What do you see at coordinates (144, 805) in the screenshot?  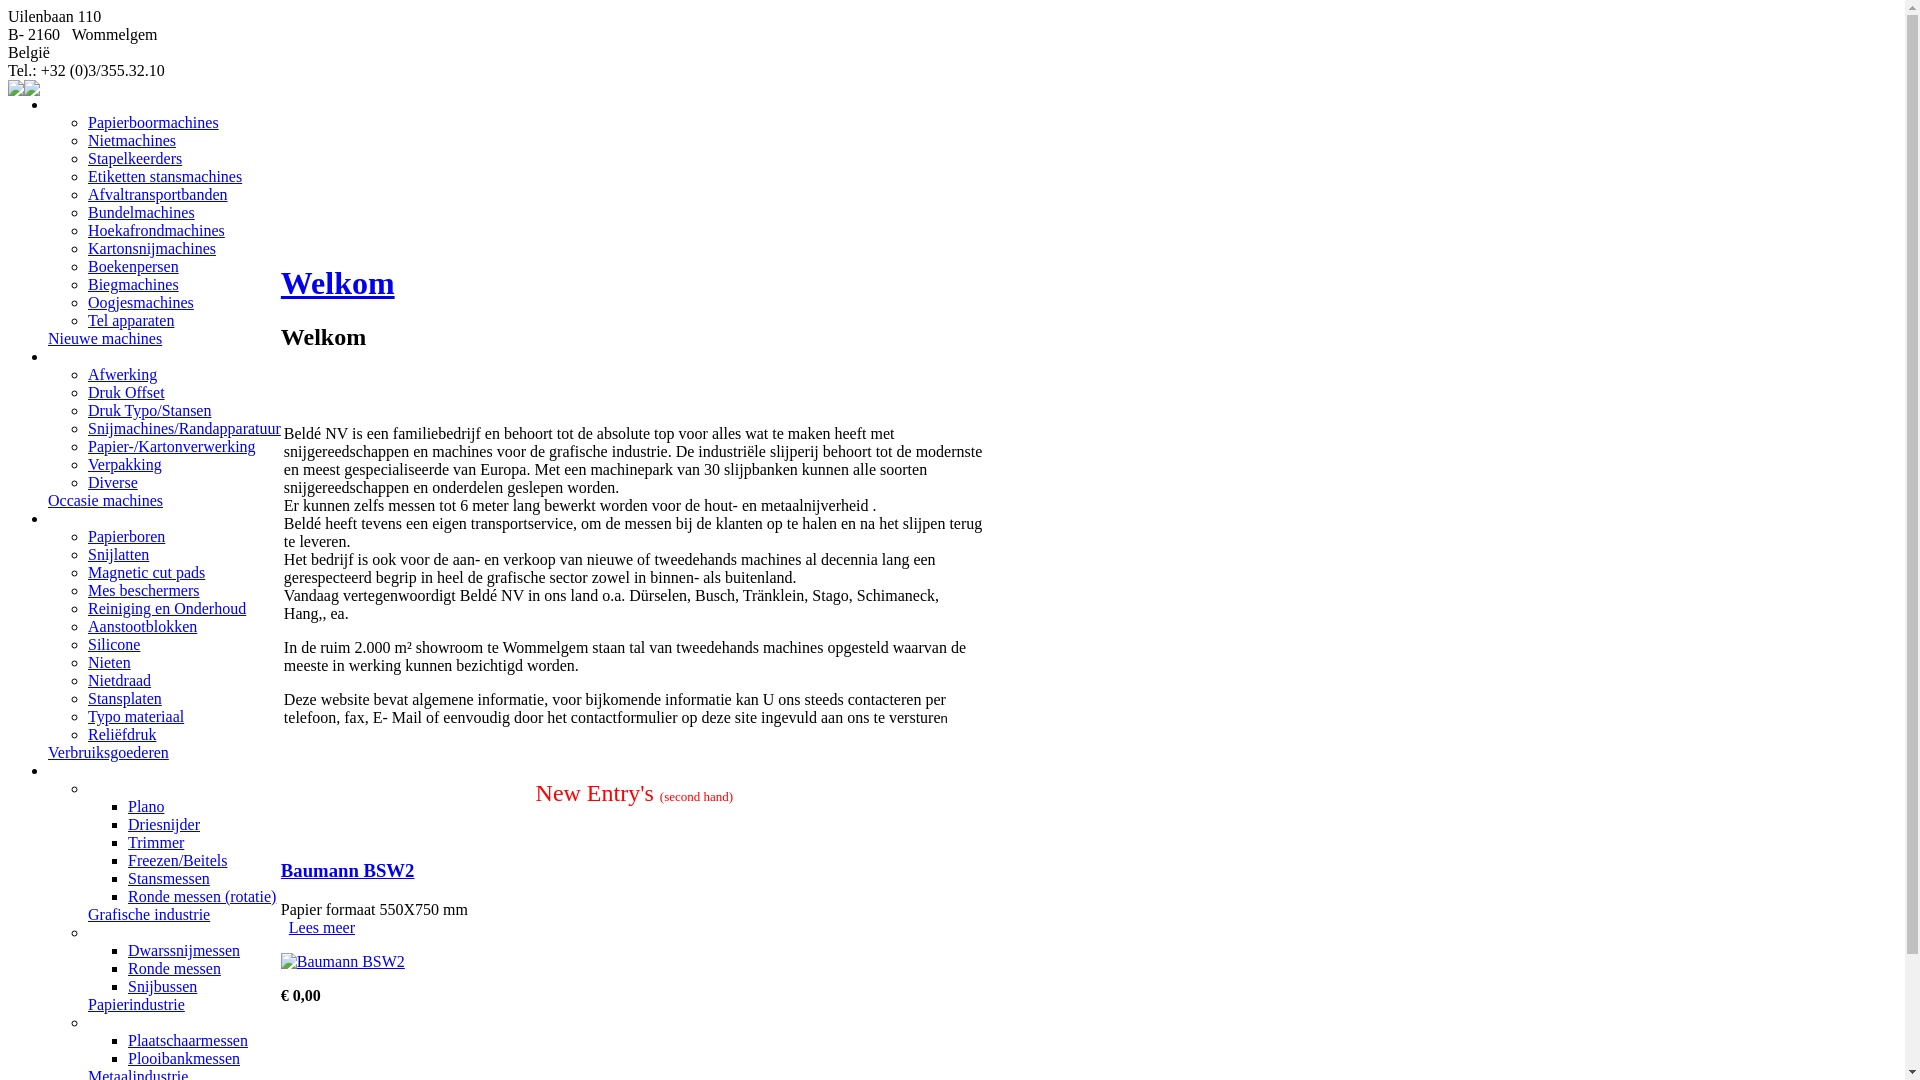 I see `'Plano'` at bounding box center [144, 805].